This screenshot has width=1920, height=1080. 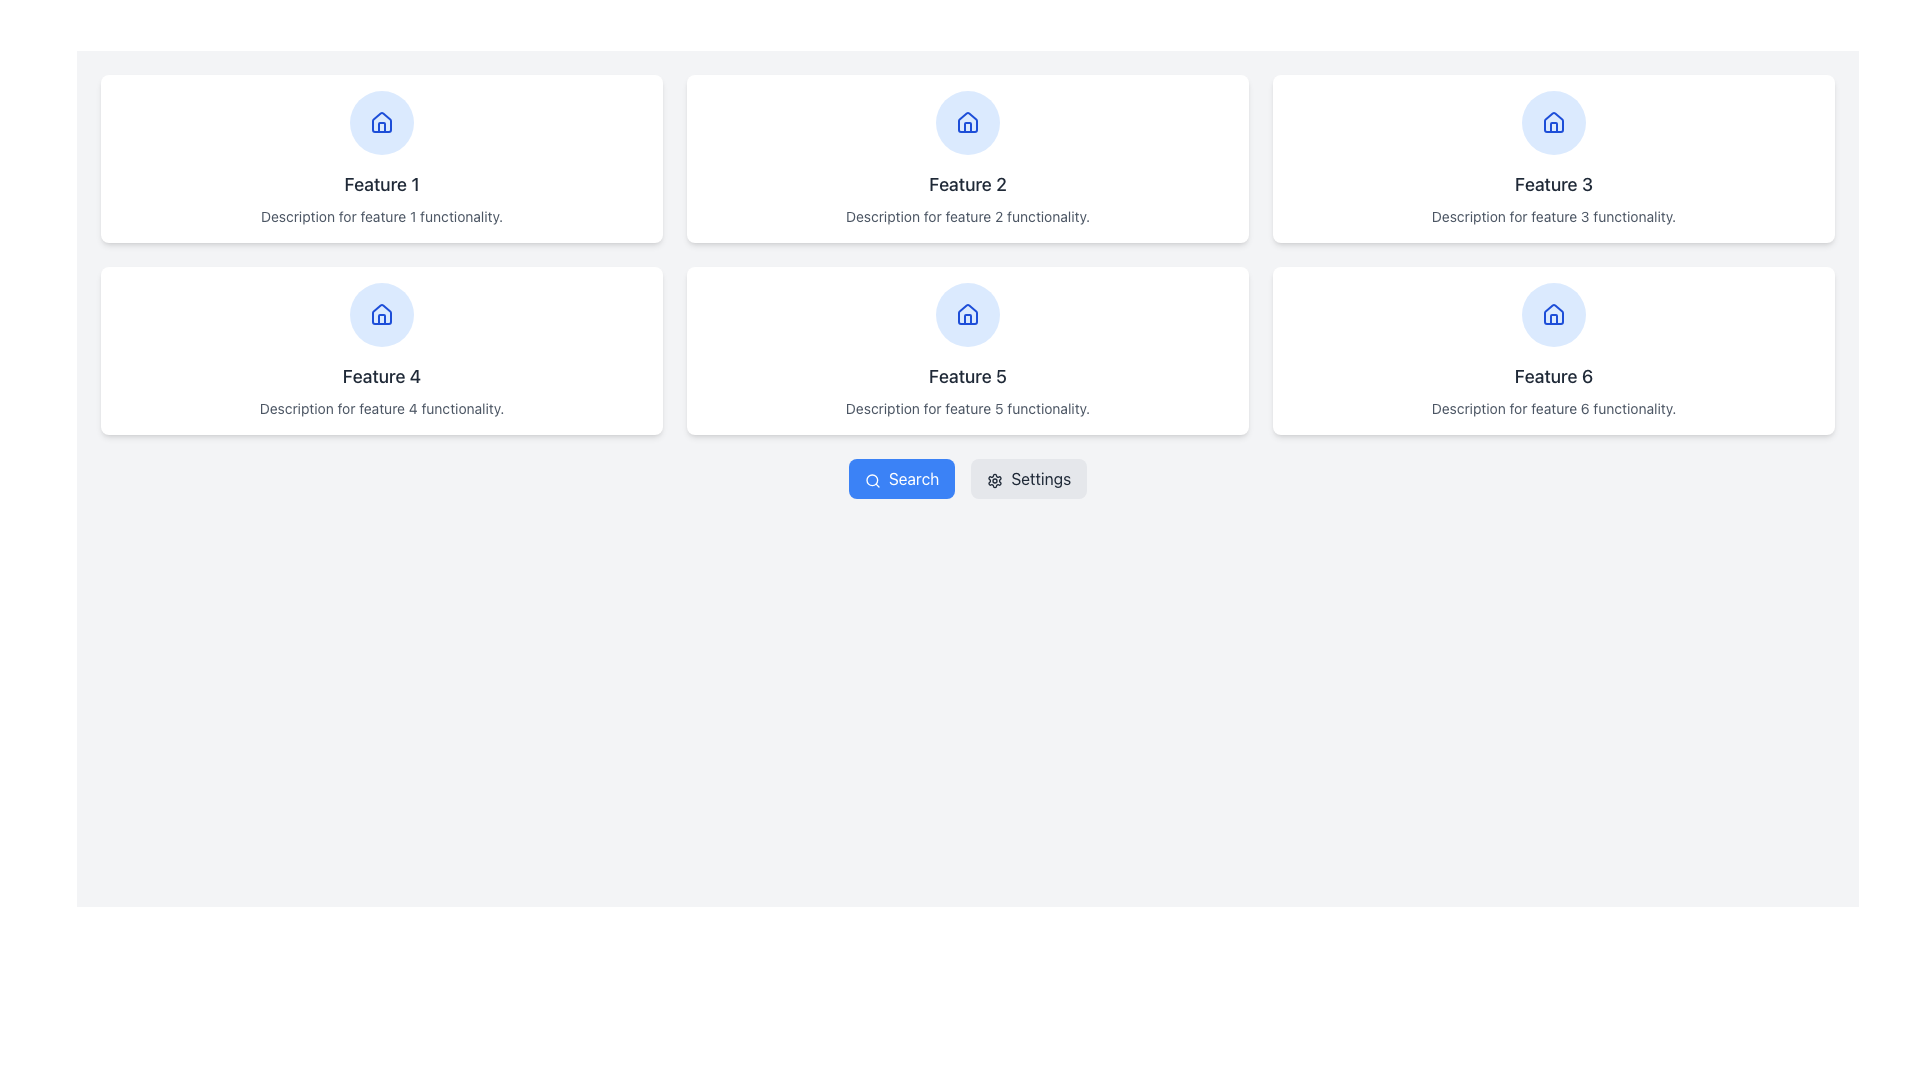 What do you see at coordinates (382, 123) in the screenshot?
I see `the circular light blue icon with a white house graphic, located at the top center of the first card above the text 'Feature 1'` at bounding box center [382, 123].